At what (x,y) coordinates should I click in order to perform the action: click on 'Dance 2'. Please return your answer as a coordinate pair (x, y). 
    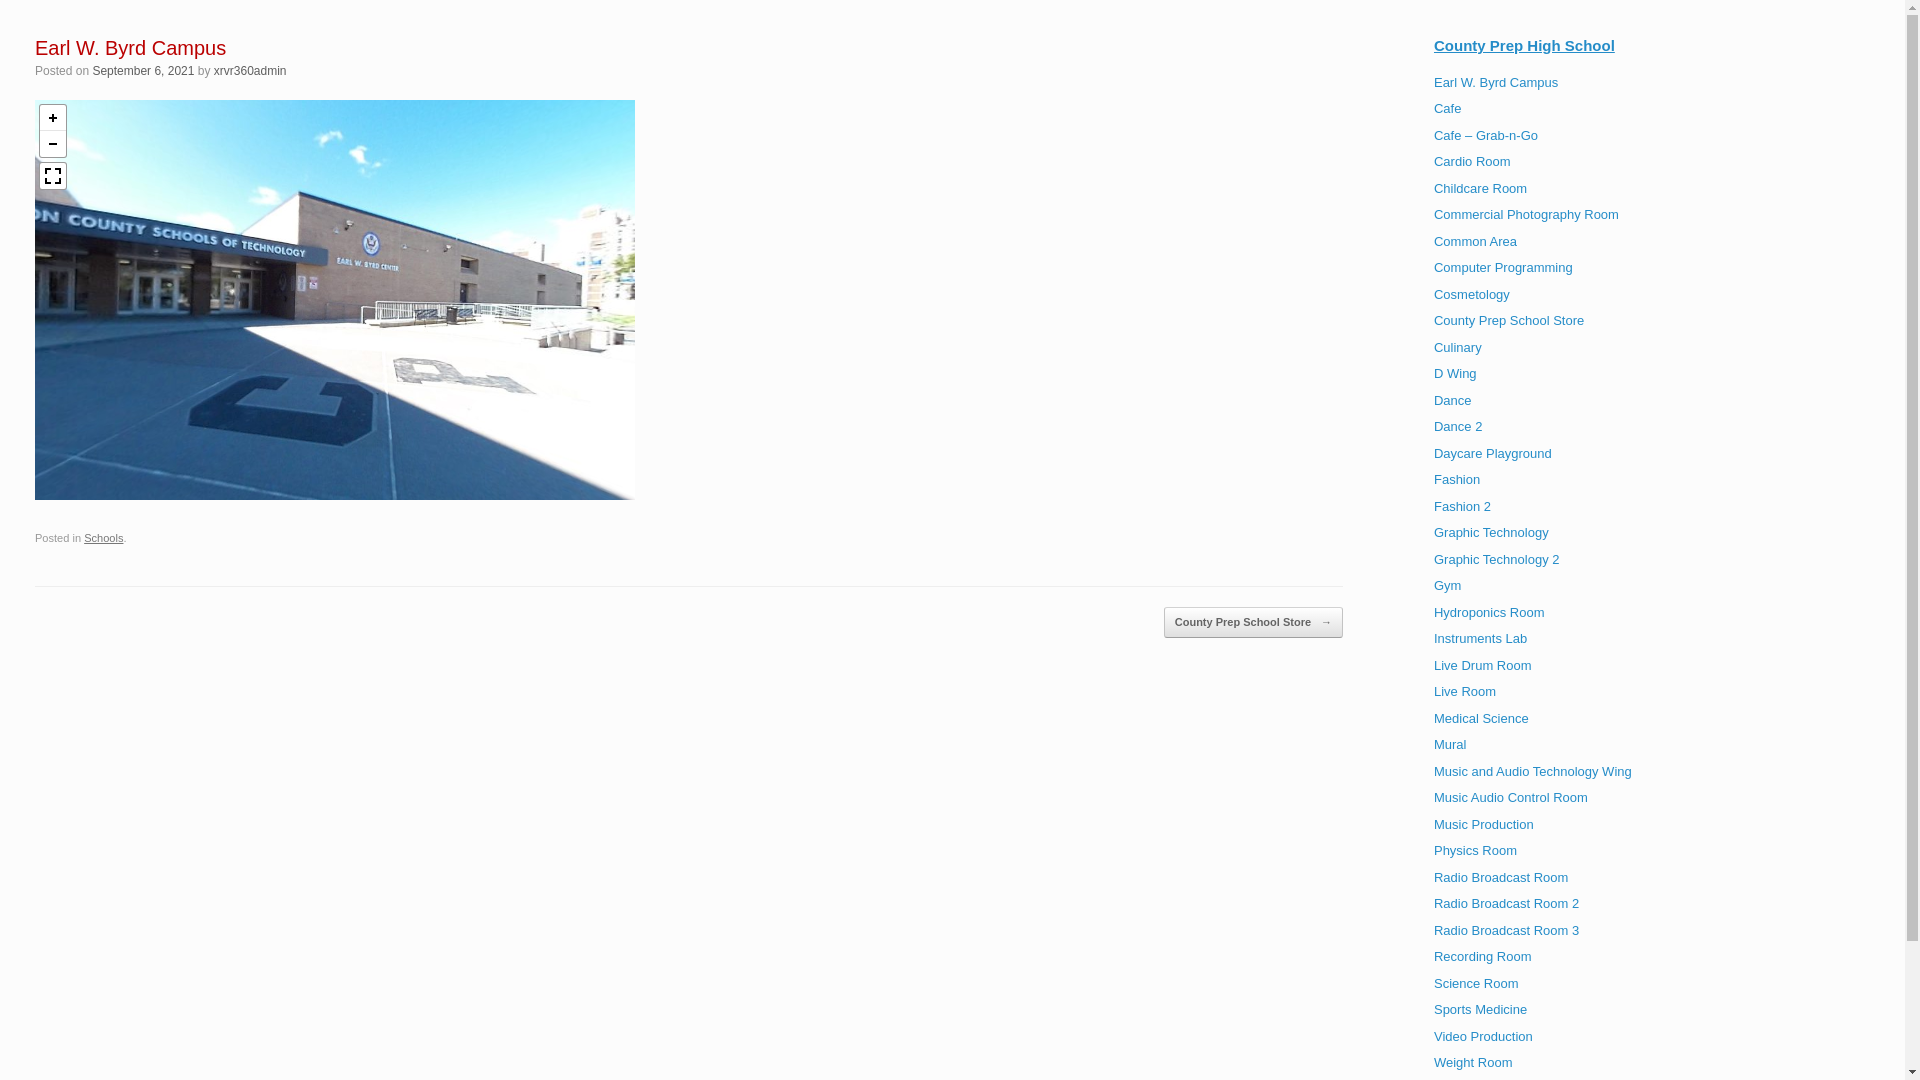
    Looking at the image, I should click on (1458, 425).